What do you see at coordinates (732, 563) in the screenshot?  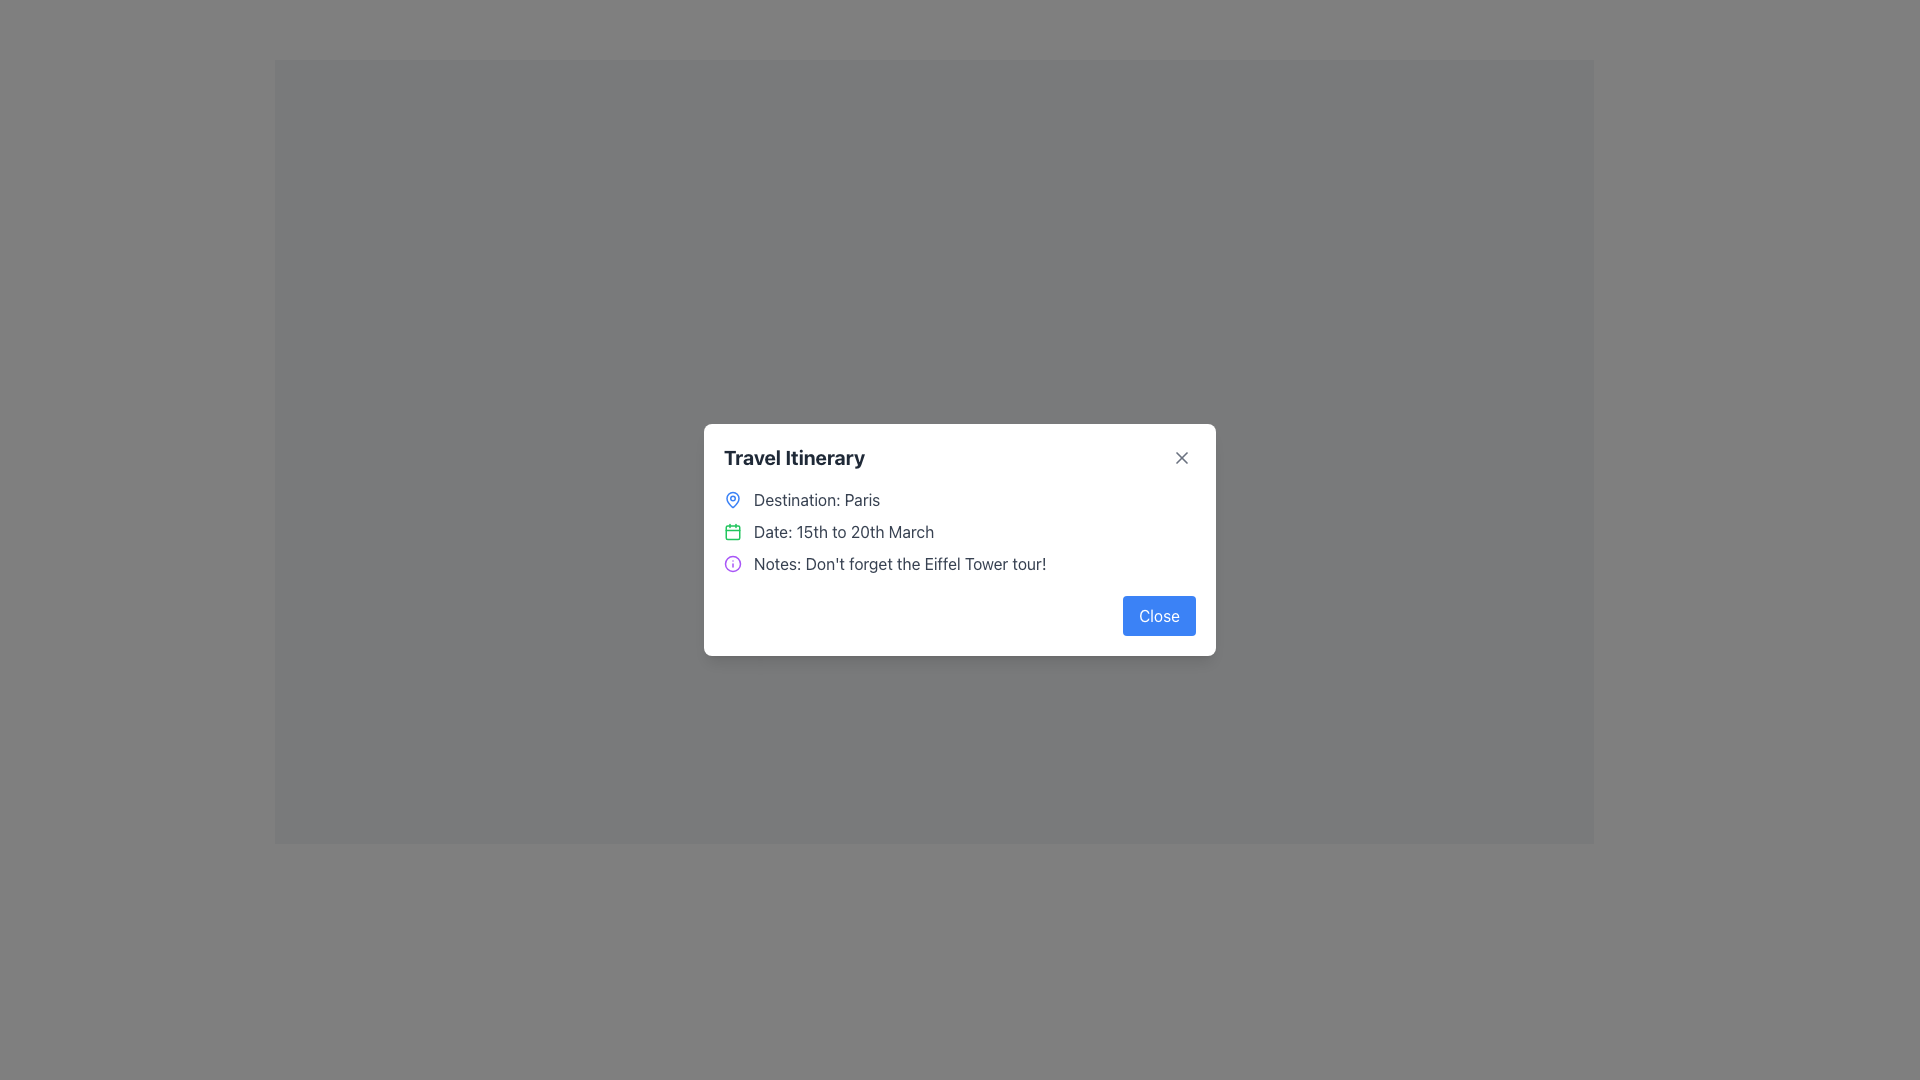 I see `the circular icon with a purple outline containing an information symbol, located in the second line of the content section titled 'Notes: Don't forget the Eiffel Tower tour!'` at bounding box center [732, 563].